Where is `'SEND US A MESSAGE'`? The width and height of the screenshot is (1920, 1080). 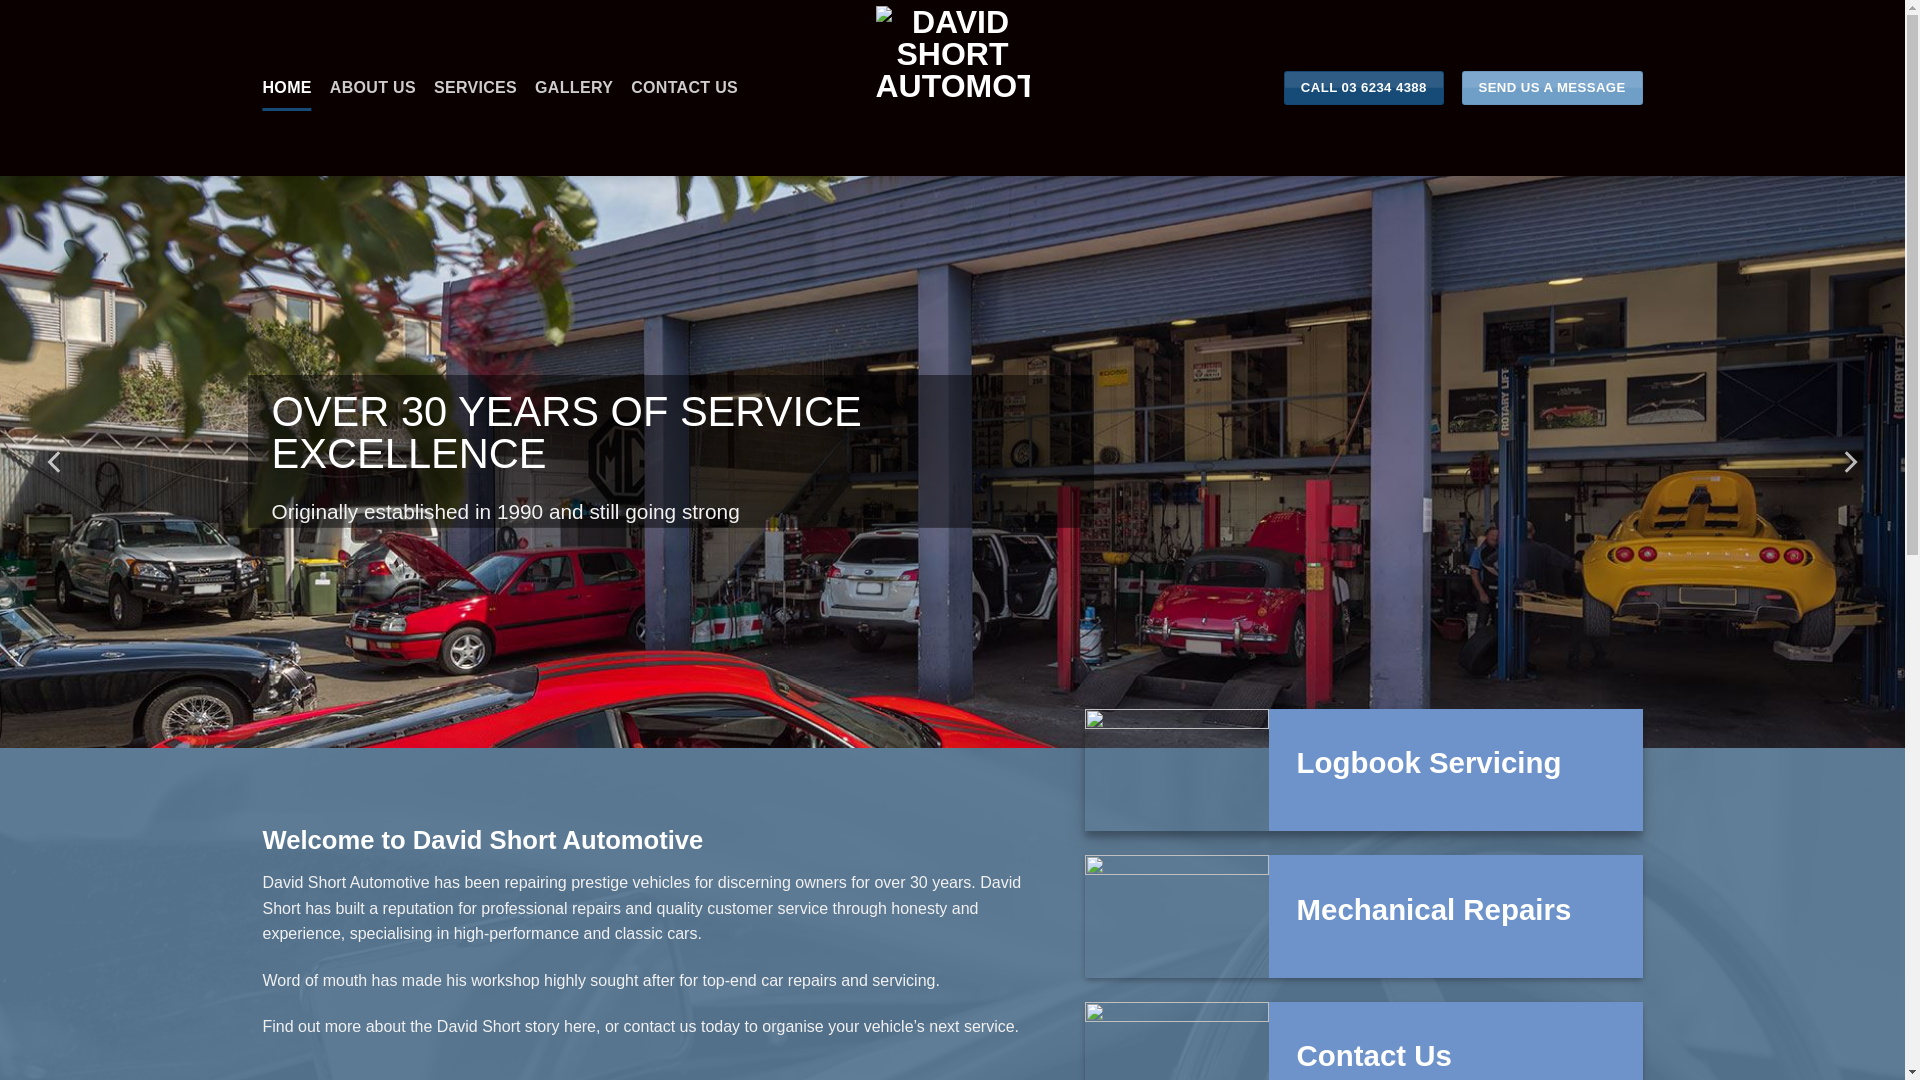
'SEND US A MESSAGE' is located at coordinates (1551, 87).